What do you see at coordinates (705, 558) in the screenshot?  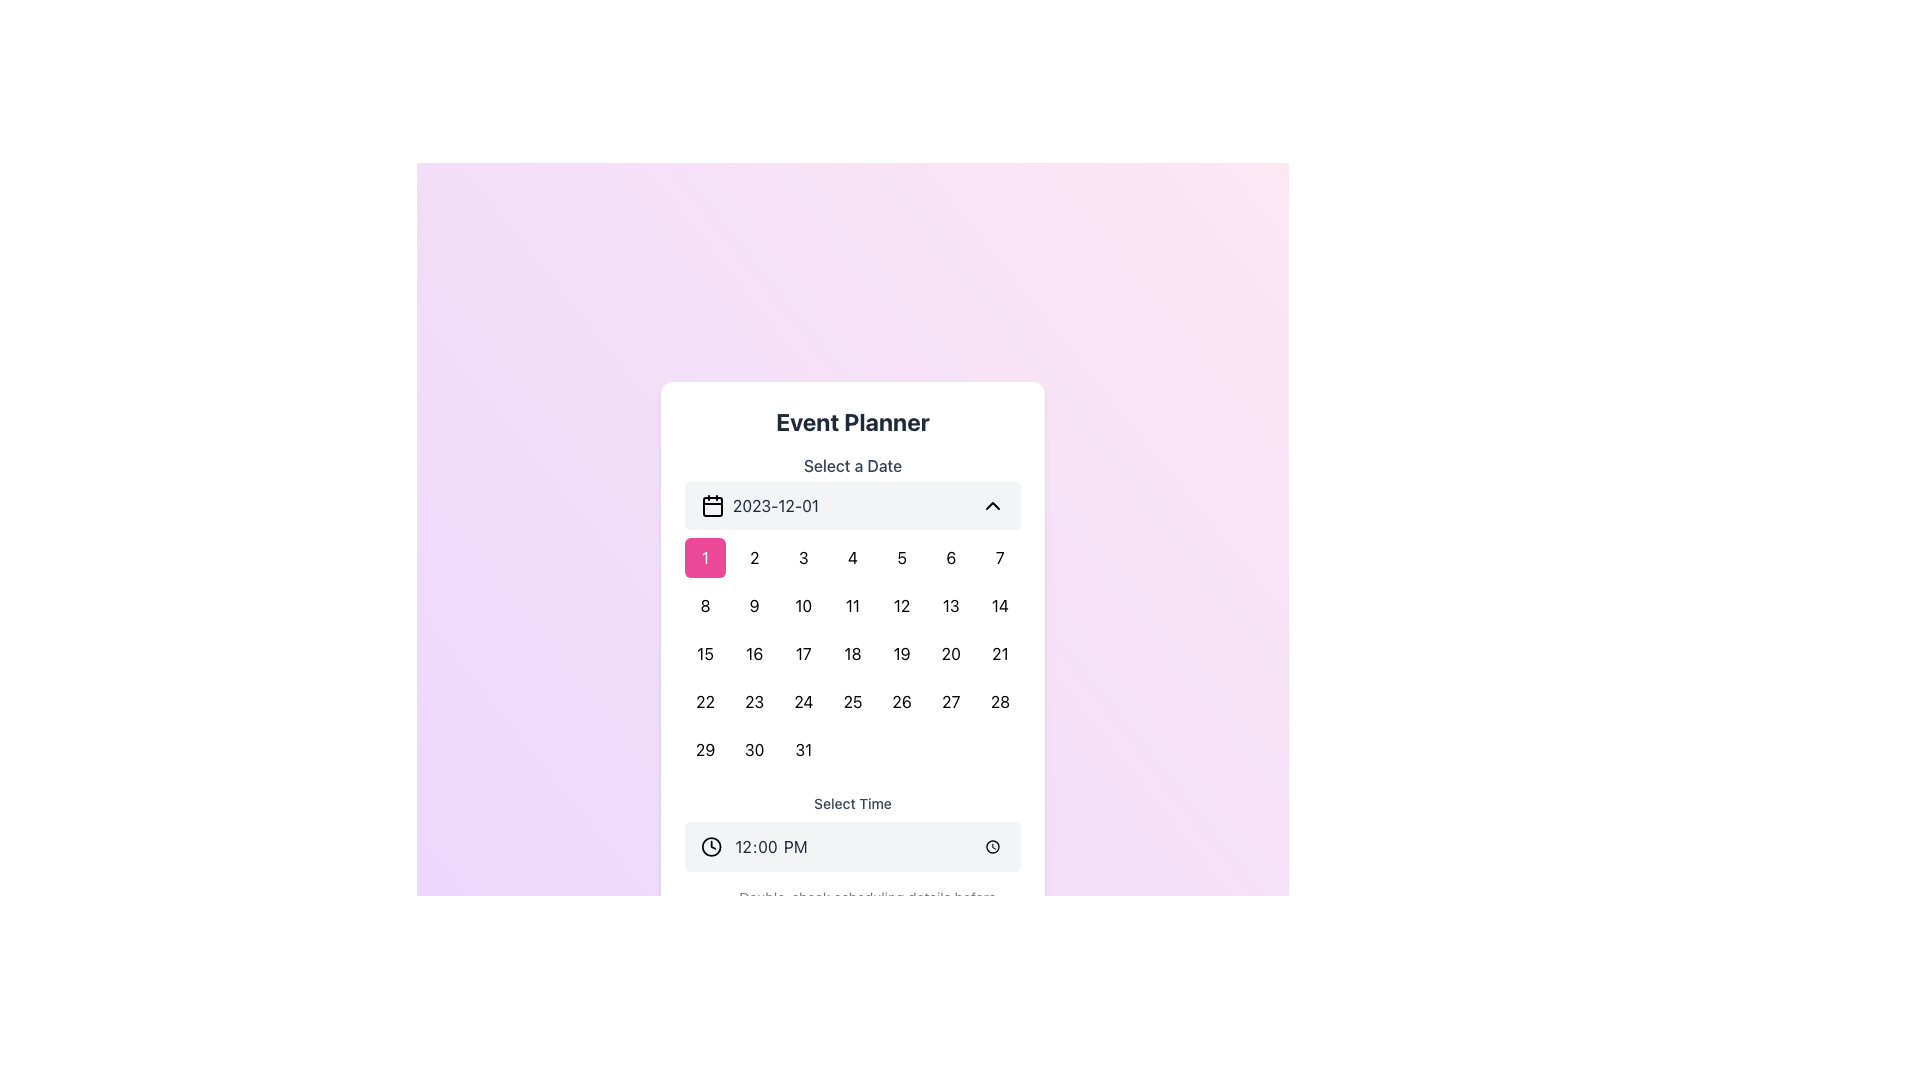 I see `the square button with a pink background and white text '1' located at the top-left corner of the calendar grid` at bounding box center [705, 558].